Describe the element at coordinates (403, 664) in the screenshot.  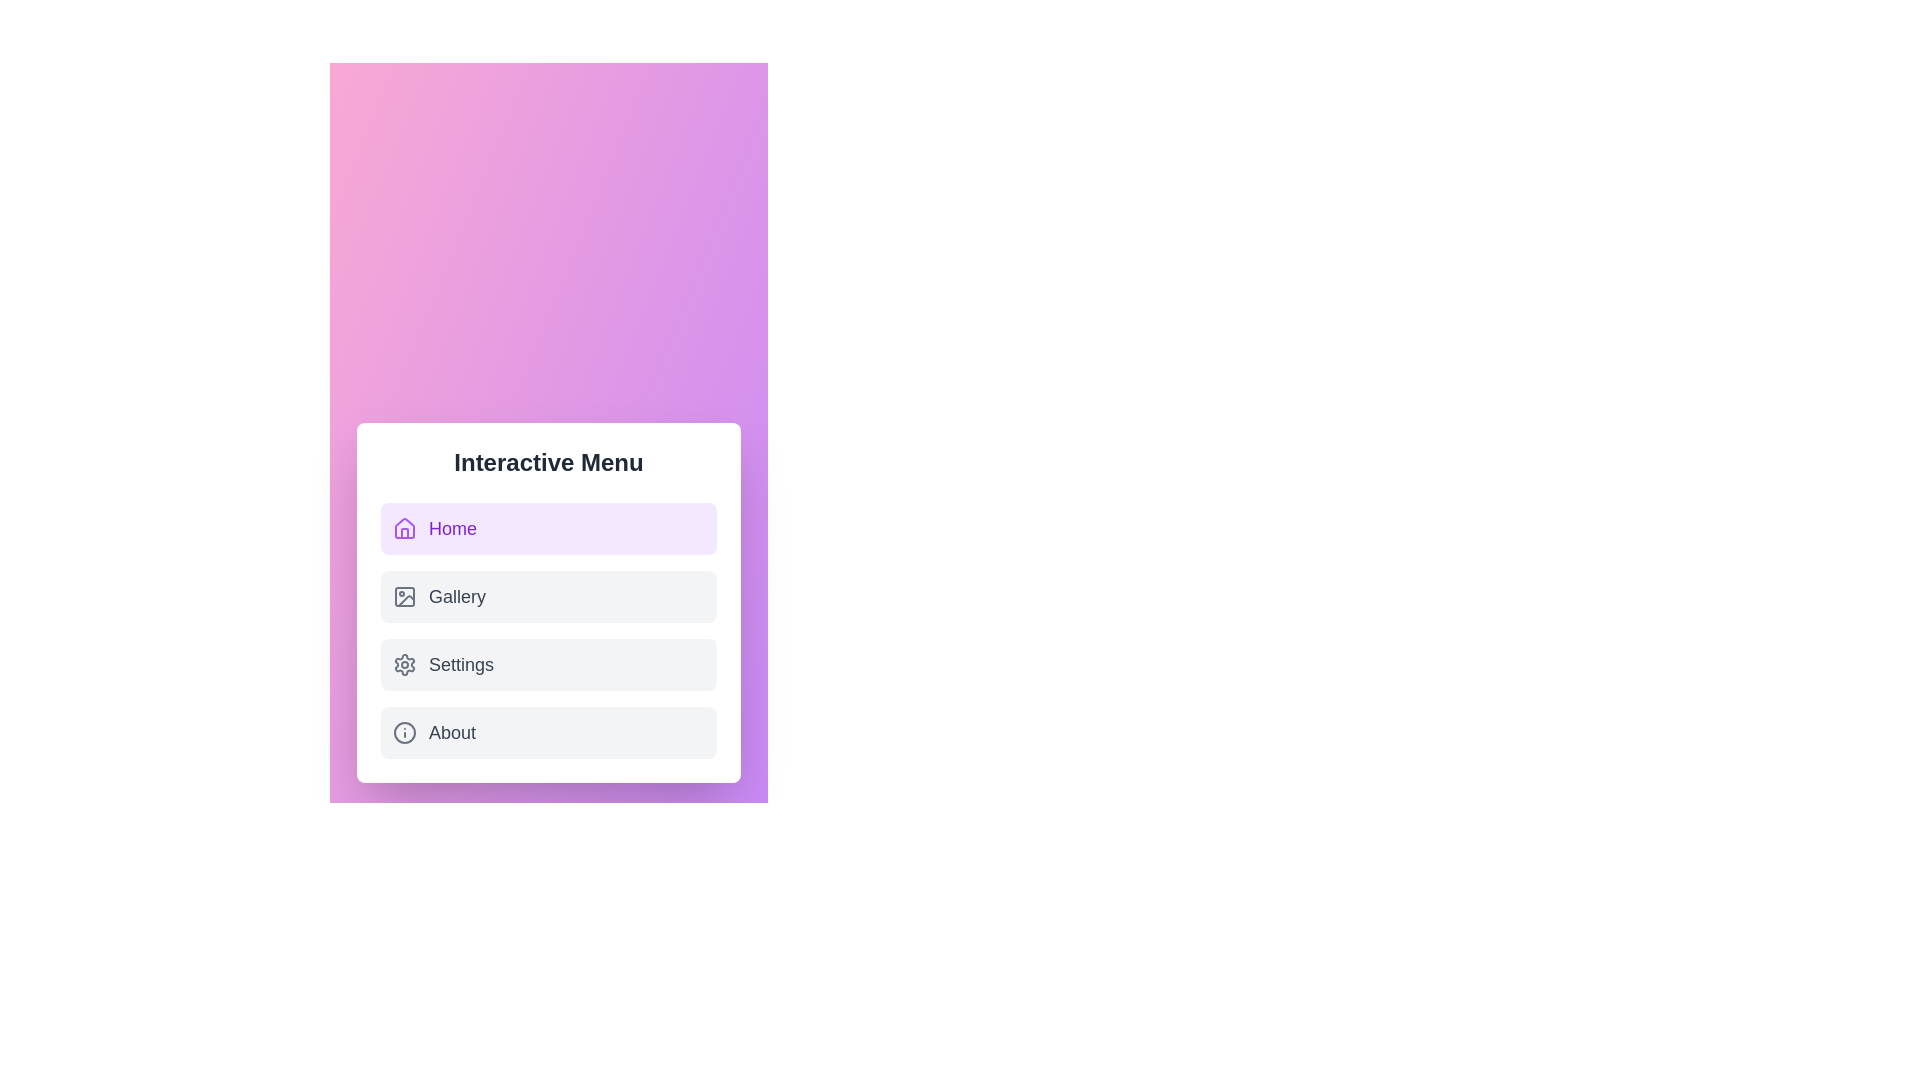
I see `the icon next to the tab label Settings` at that location.